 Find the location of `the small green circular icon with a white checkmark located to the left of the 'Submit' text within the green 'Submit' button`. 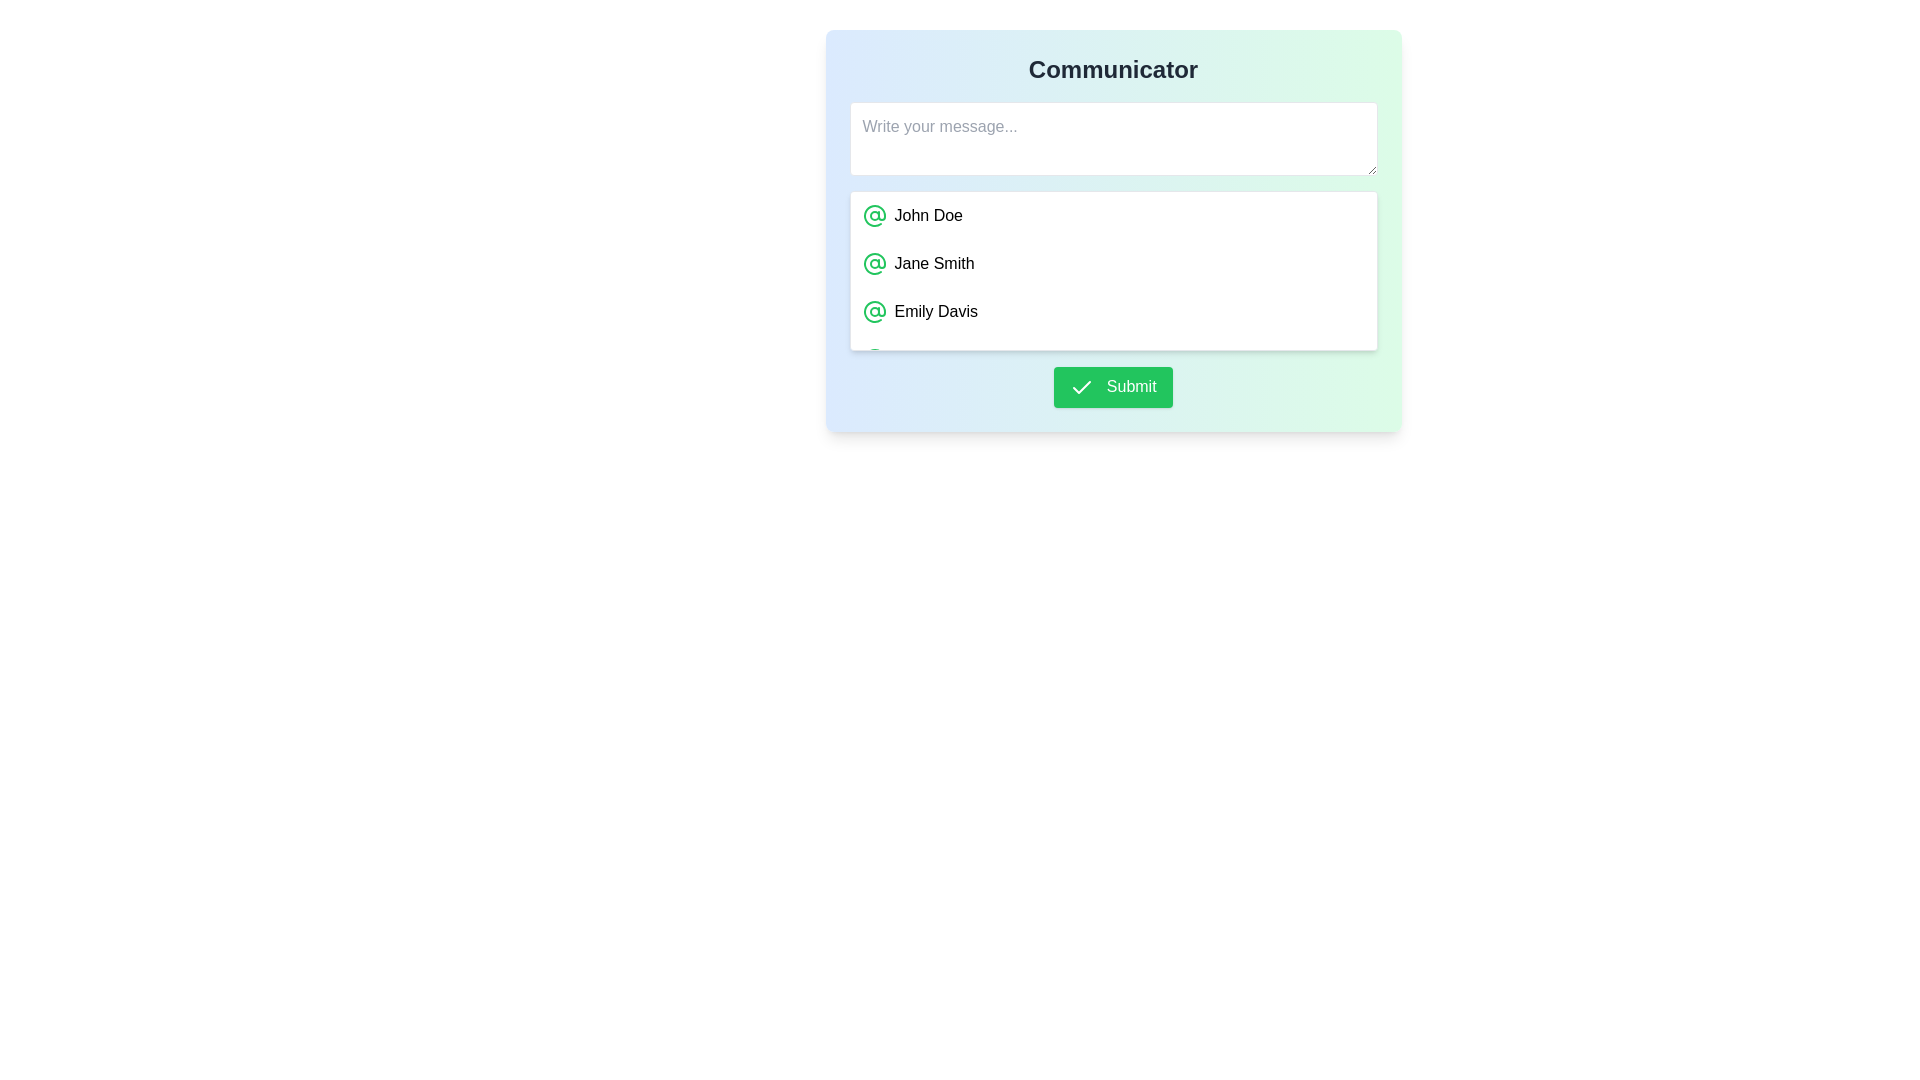

the small green circular icon with a white checkmark located to the left of the 'Submit' text within the green 'Submit' button is located at coordinates (1081, 387).